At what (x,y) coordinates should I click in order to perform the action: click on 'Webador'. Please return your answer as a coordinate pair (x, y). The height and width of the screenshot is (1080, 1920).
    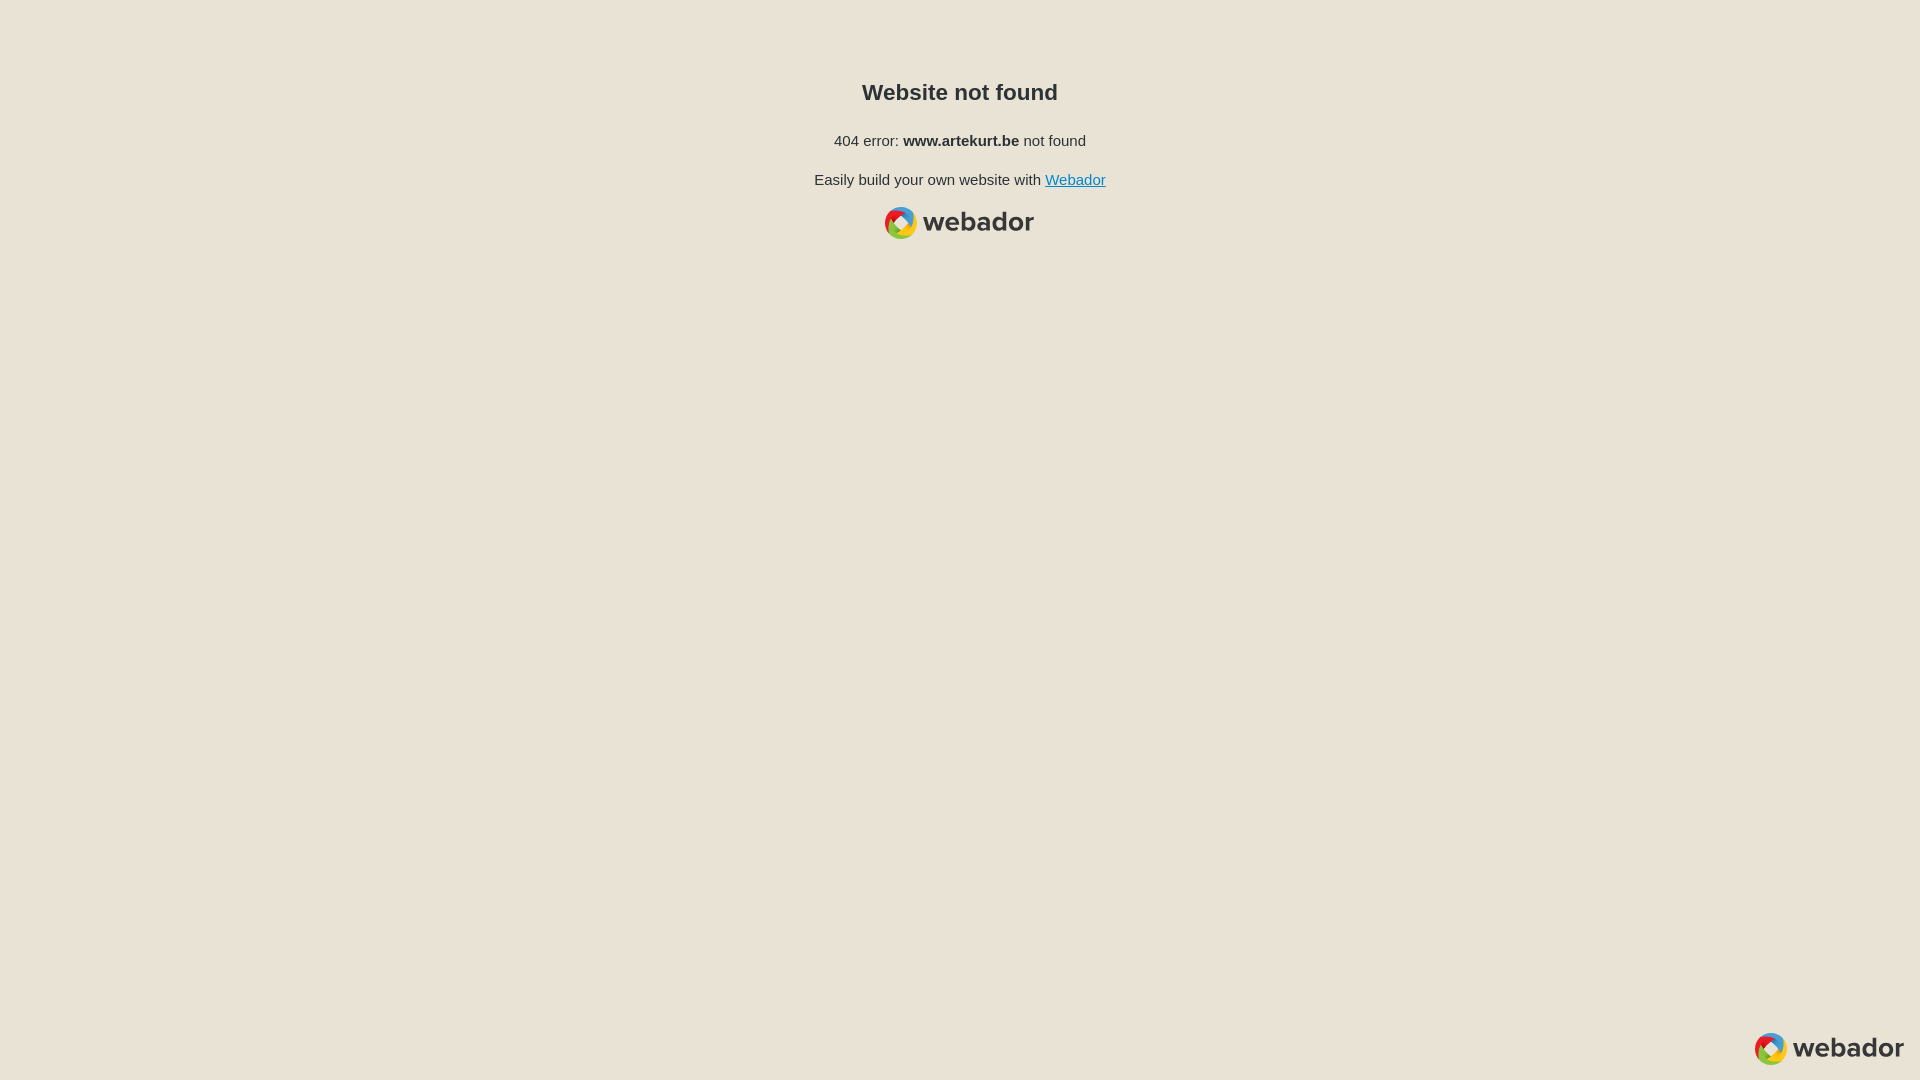
    Looking at the image, I should click on (1074, 178).